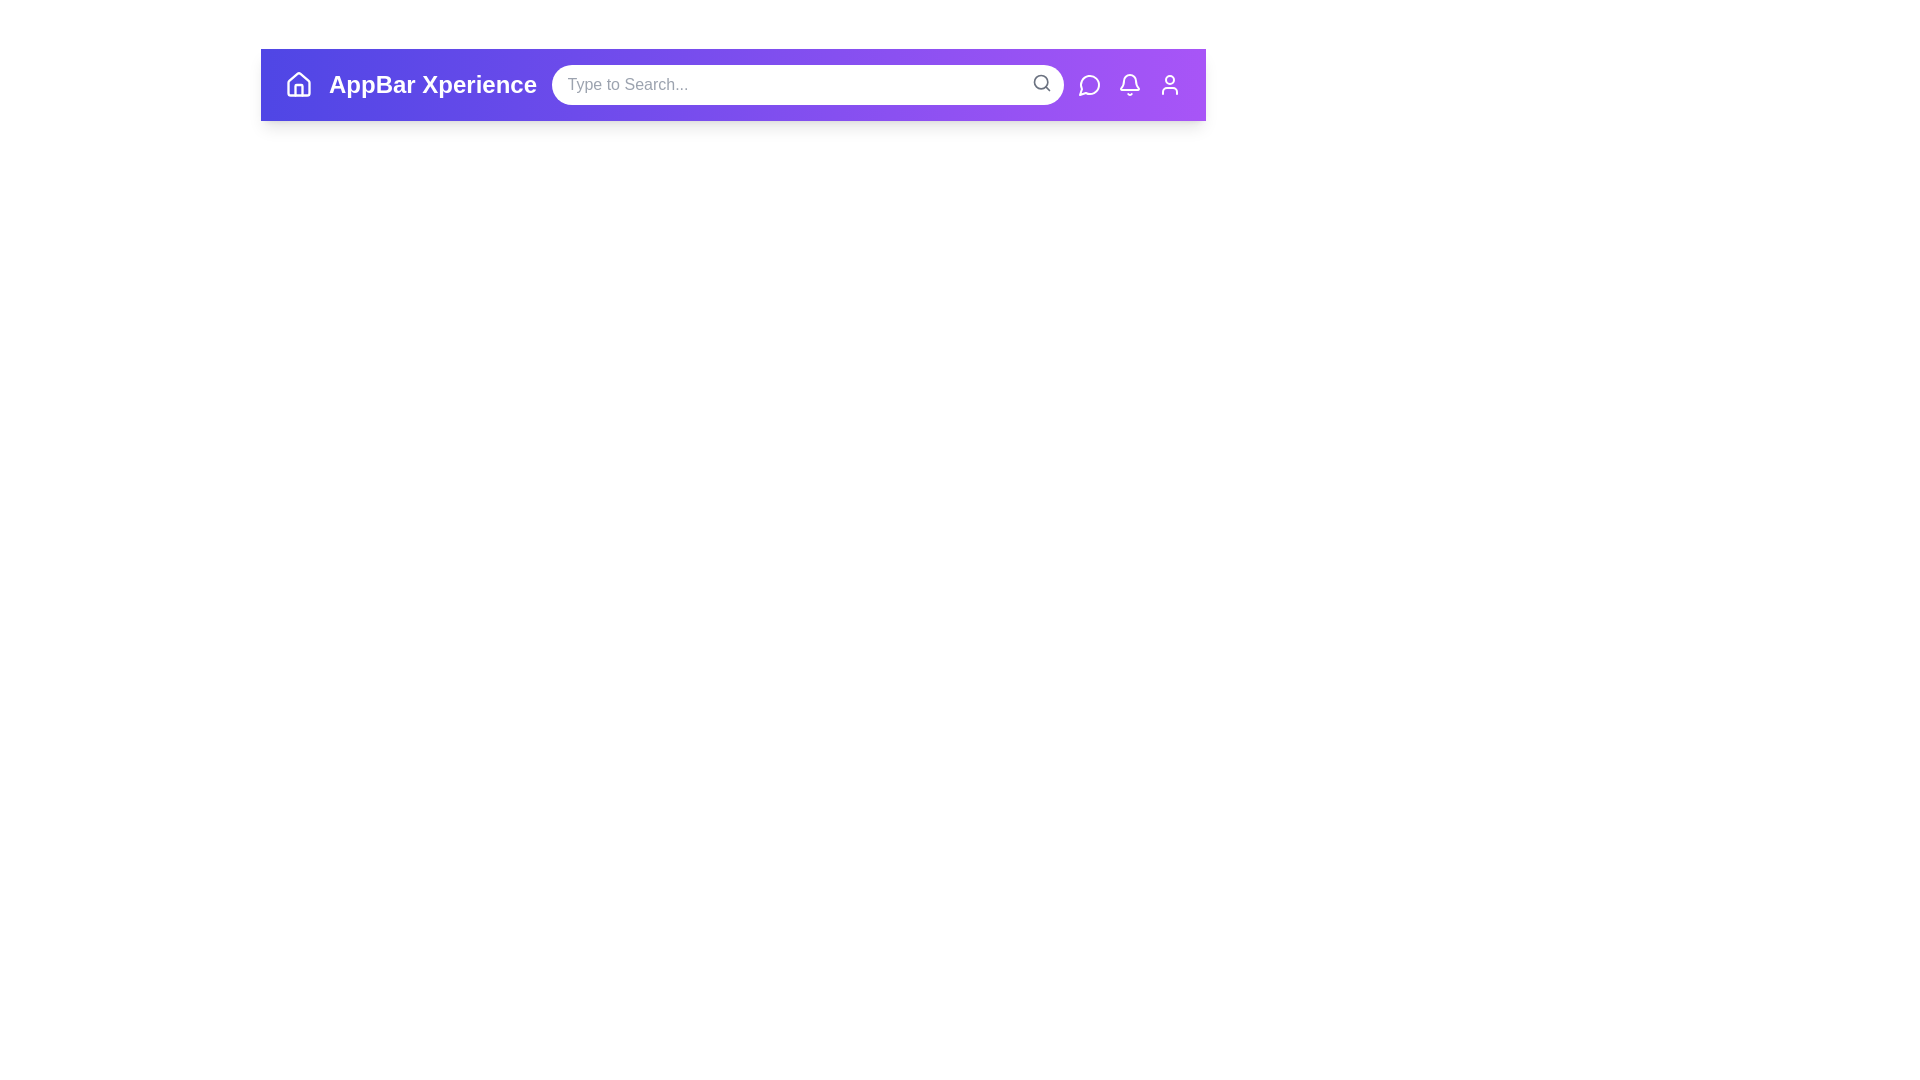 Image resolution: width=1920 pixels, height=1080 pixels. What do you see at coordinates (1040, 82) in the screenshot?
I see `the search icon in the app bar` at bounding box center [1040, 82].